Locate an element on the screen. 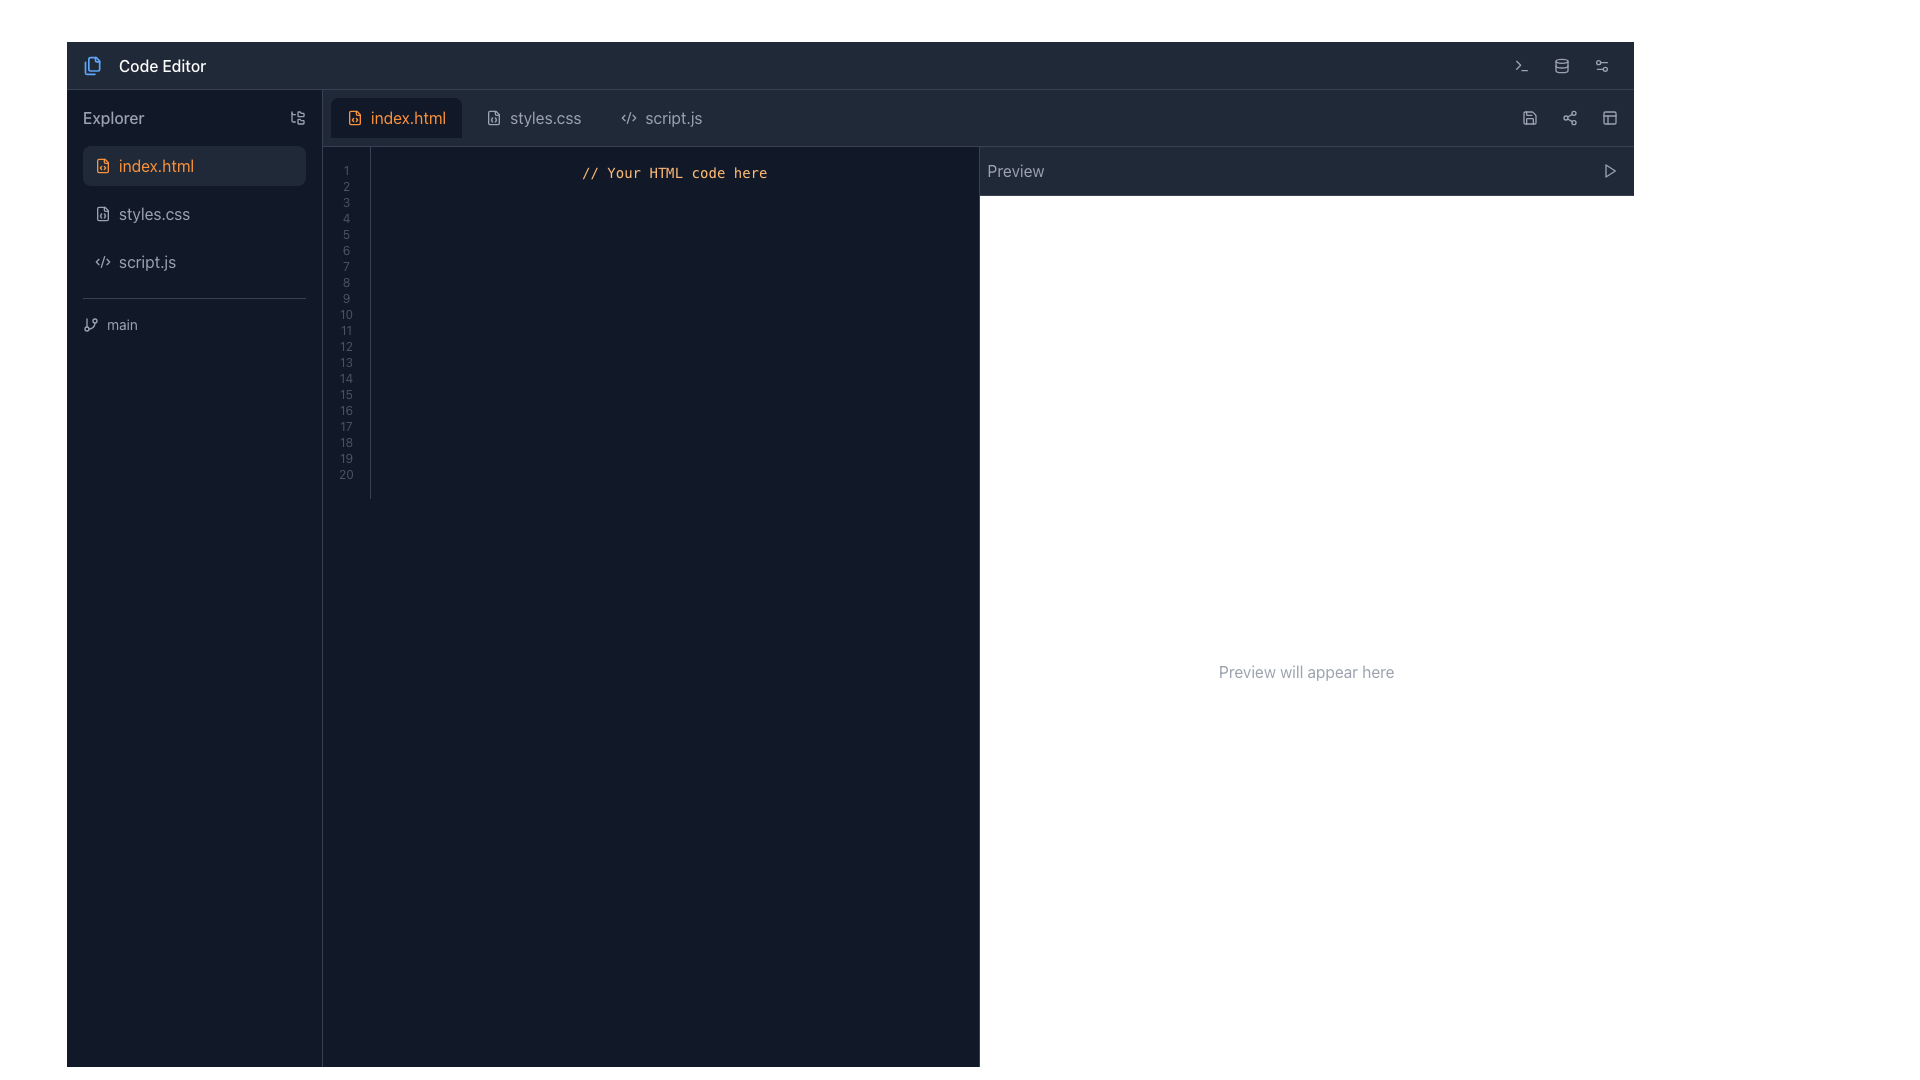 This screenshot has width=1920, height=1080. the leftmost button in the group of three buttons at the top-right corner of the interface to invoke its action is located at coordinates (1520, 64).